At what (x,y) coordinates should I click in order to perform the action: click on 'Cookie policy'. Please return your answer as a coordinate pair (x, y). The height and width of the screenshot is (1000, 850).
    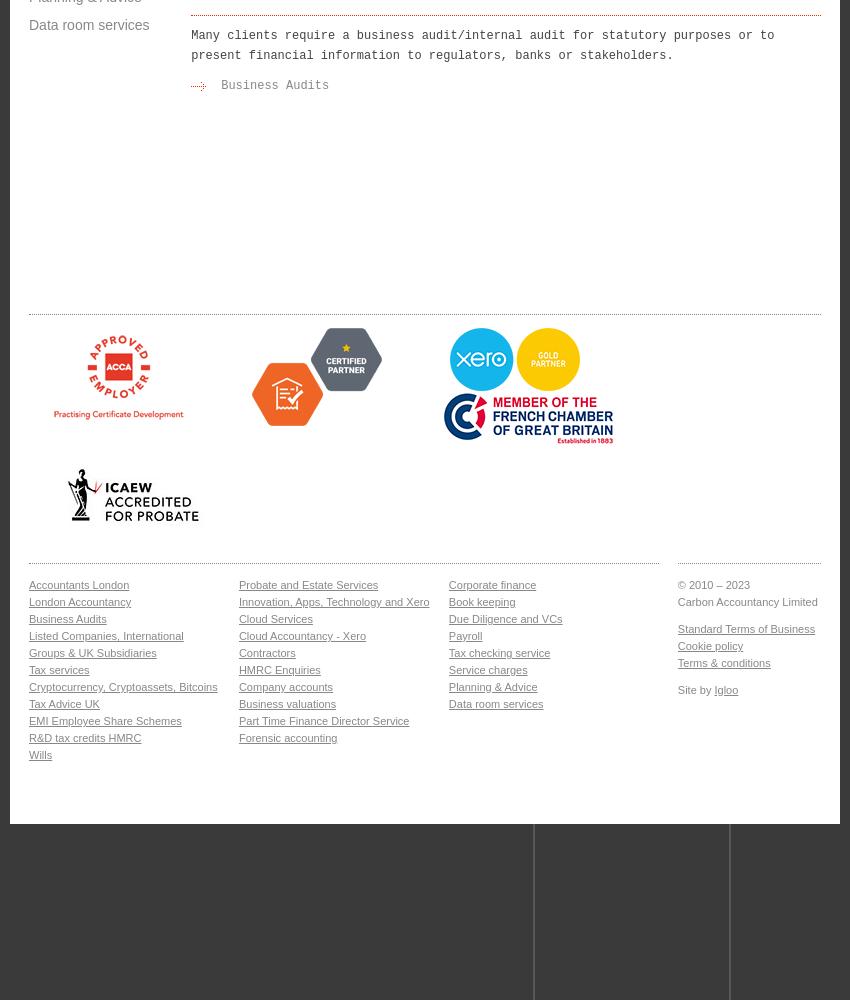
    Looking at the image, I should click on (709, 646).